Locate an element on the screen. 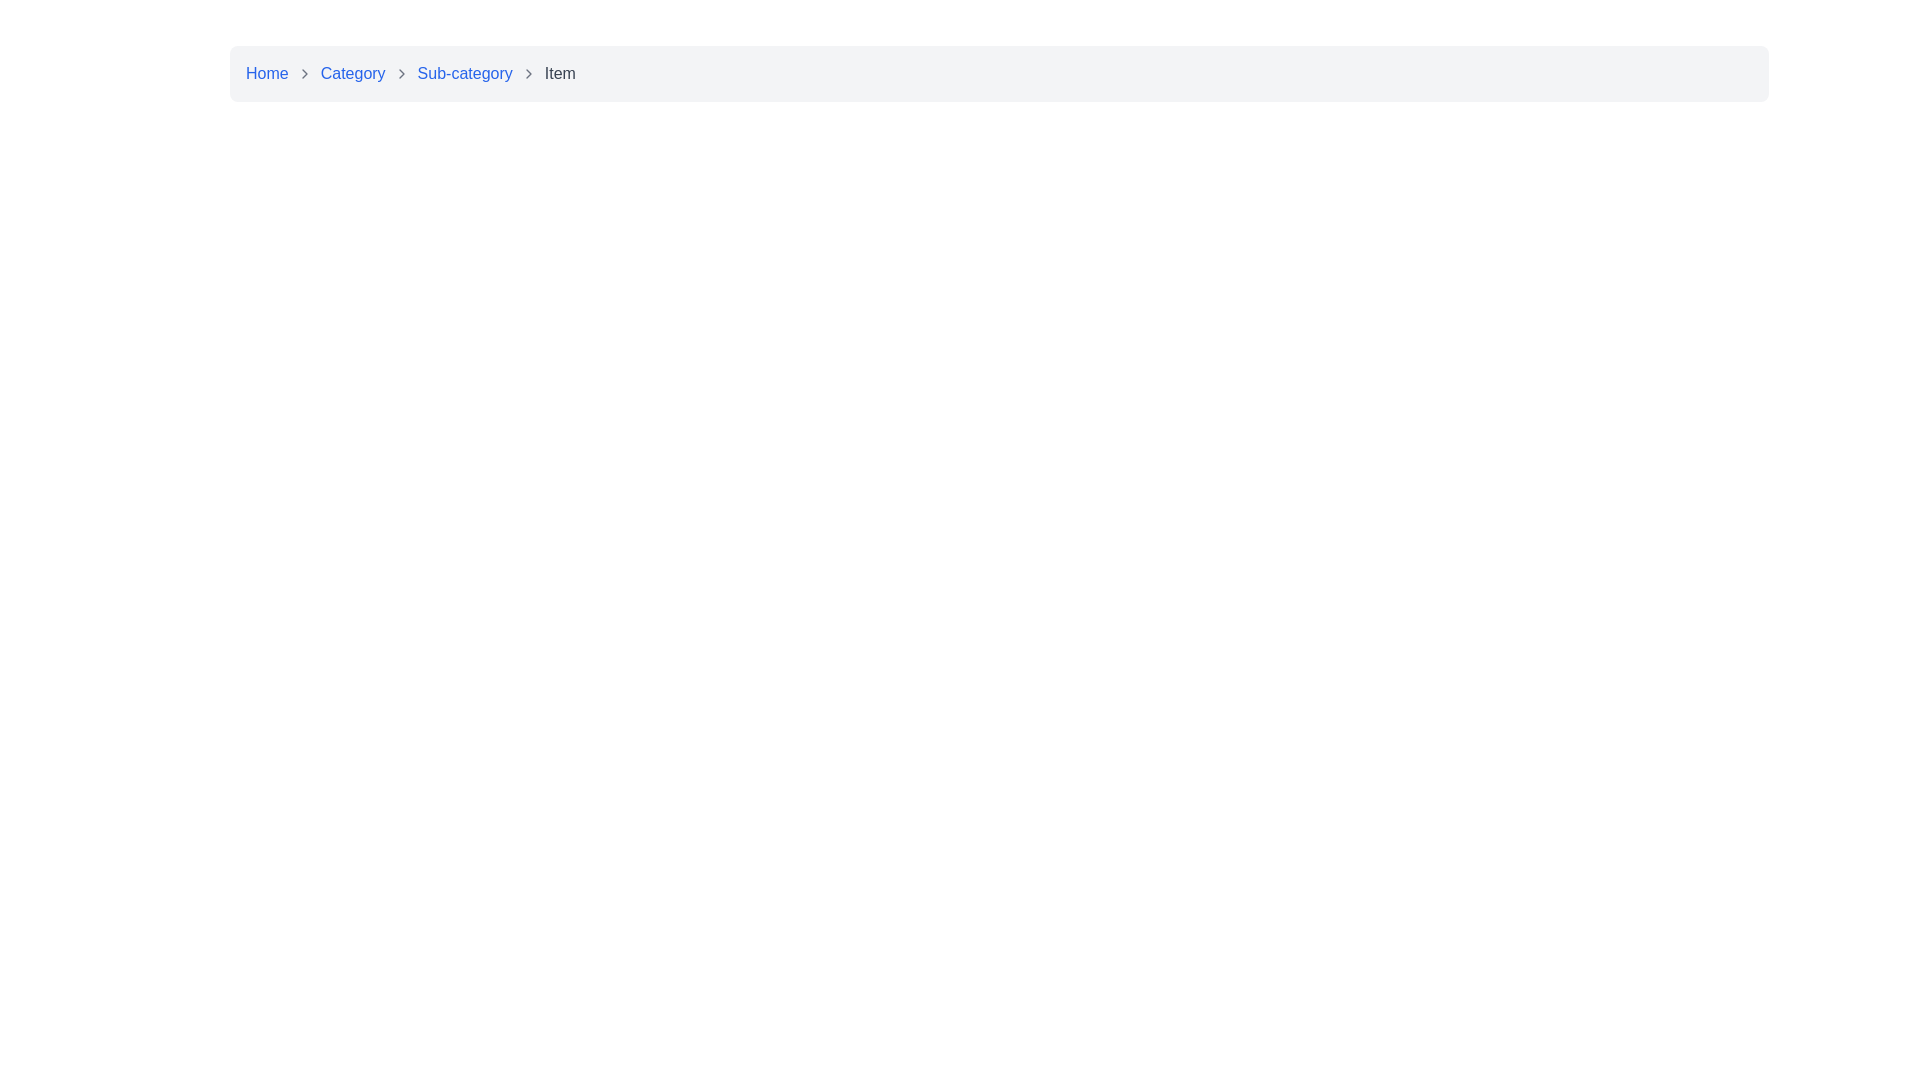 This screenshot has height=1080, width=1920. the small, right-facing gray outline arrow icon located between the 'Home' and 'Category' links in the breadcrumb navigation bar is located at coordinates (303, 72).